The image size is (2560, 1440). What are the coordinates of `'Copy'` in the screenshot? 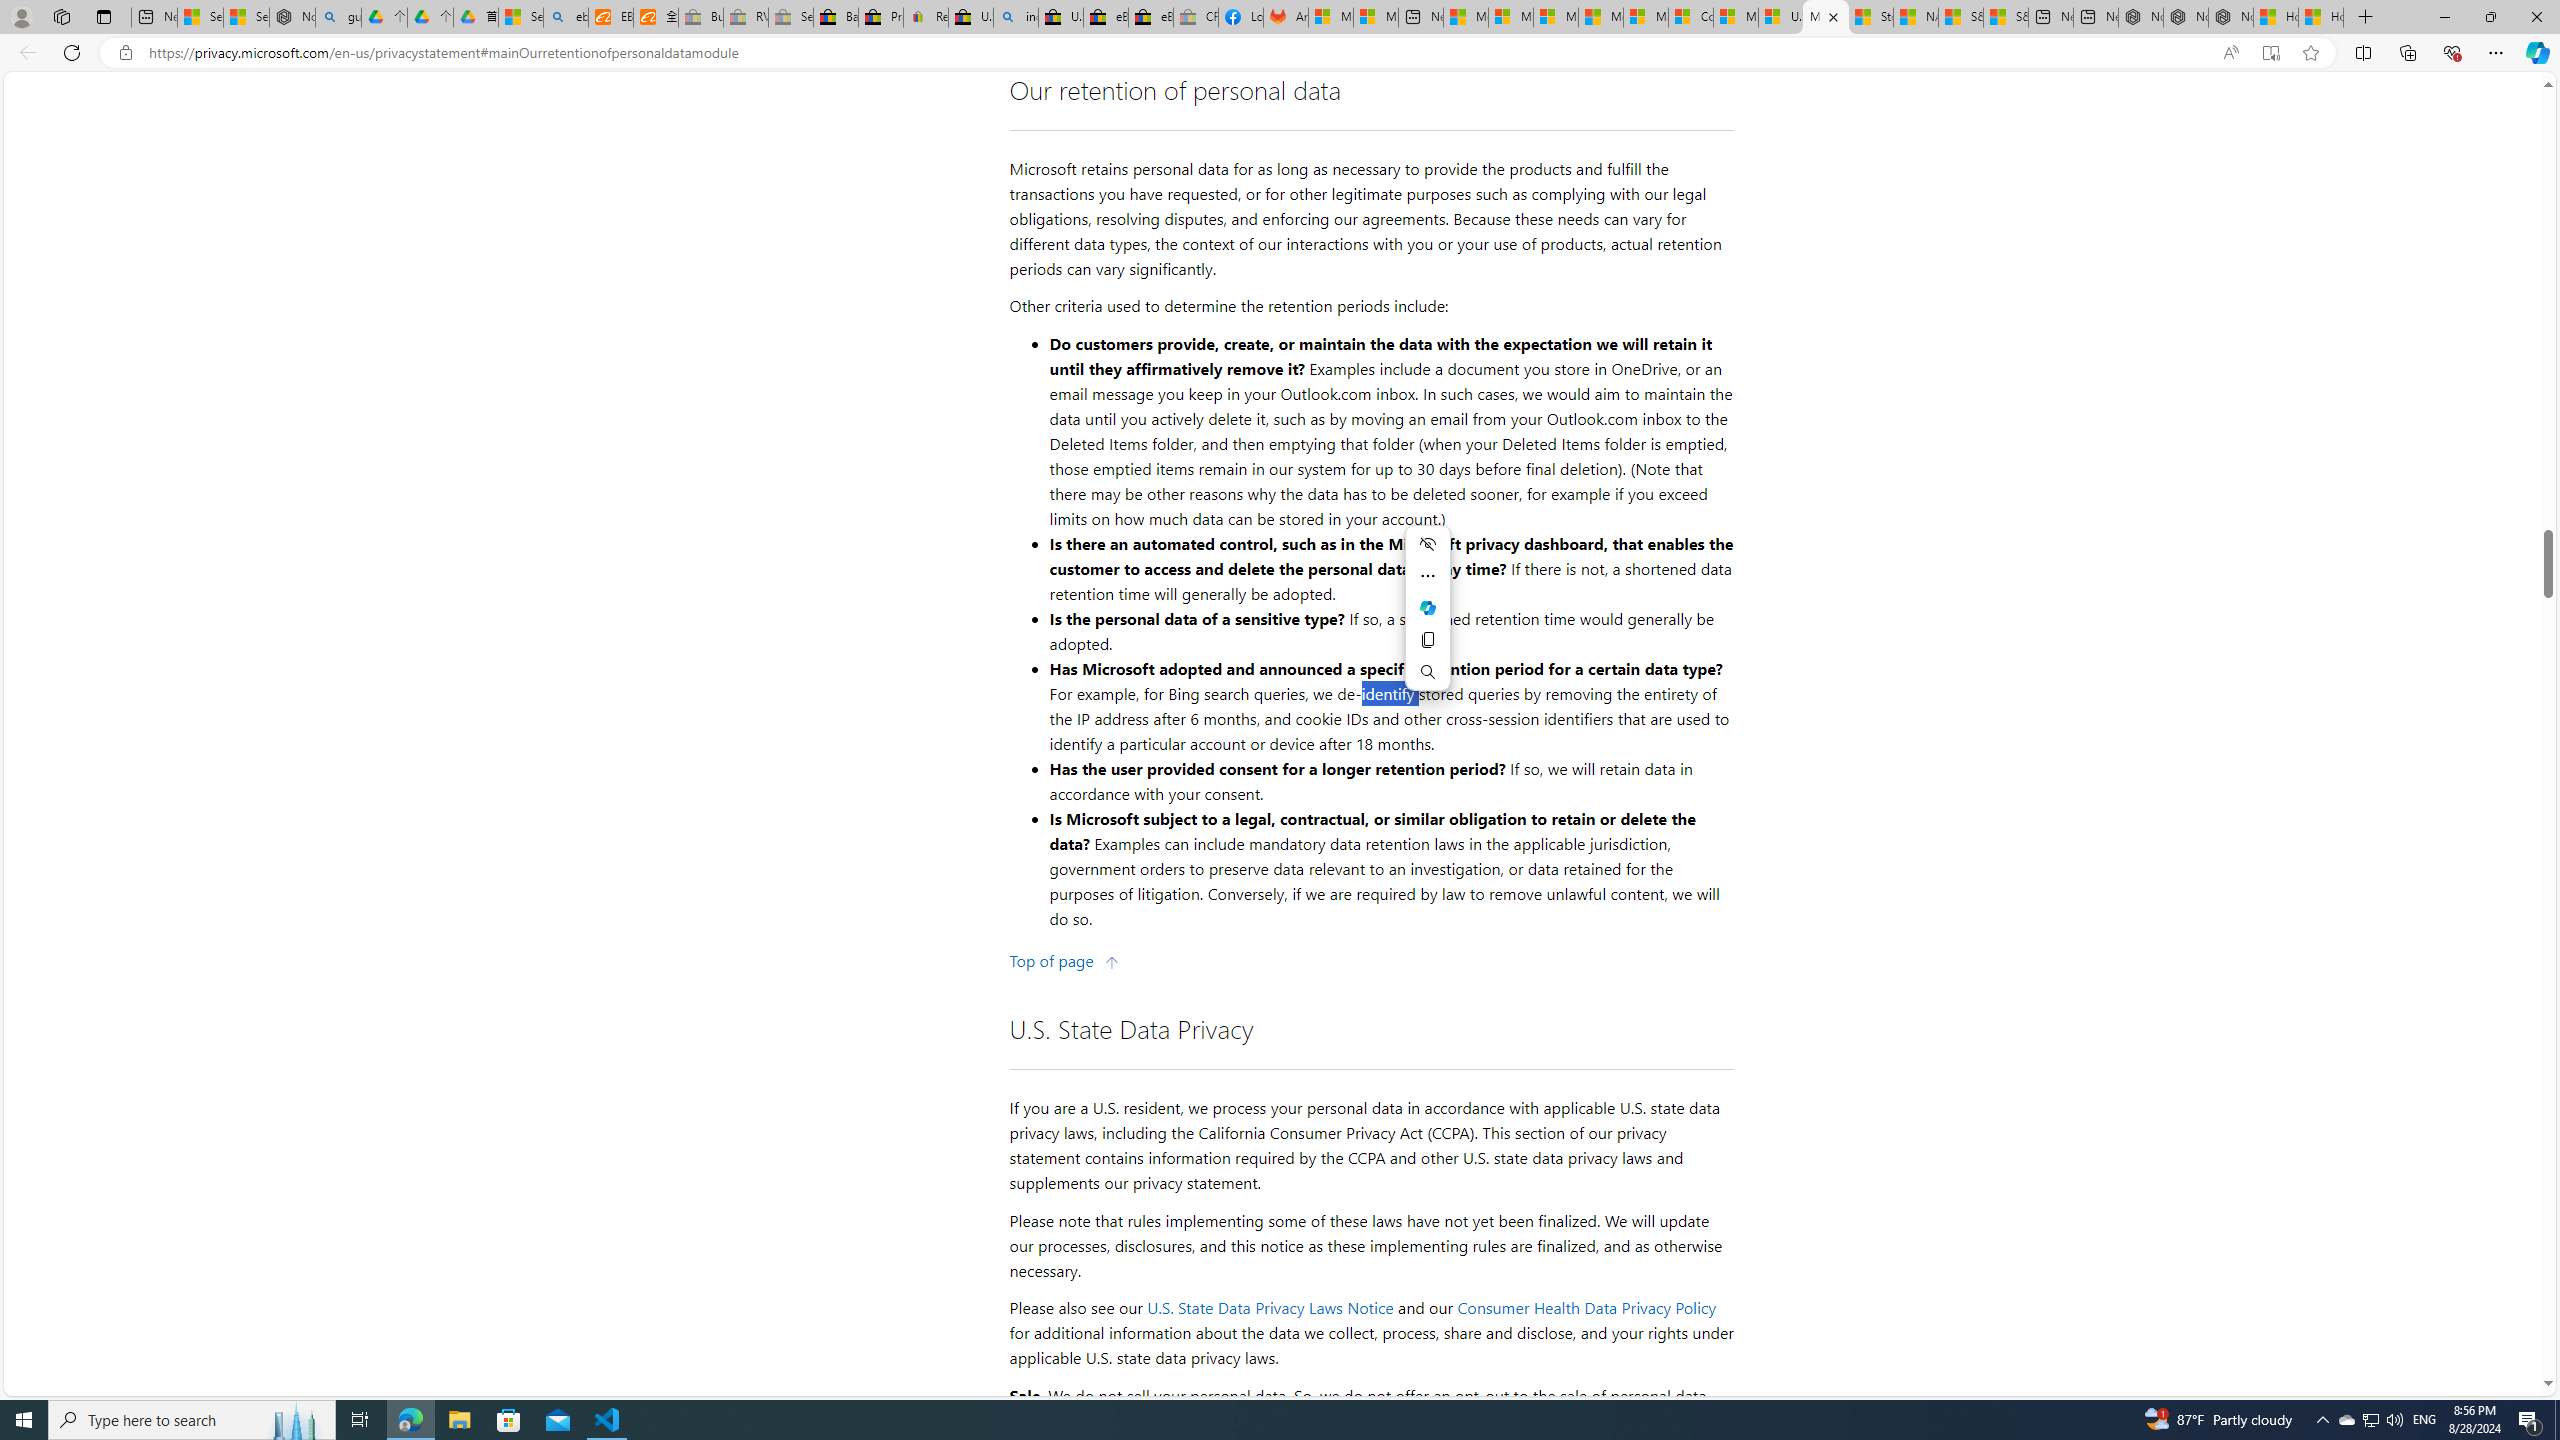 It's located at (1426, 639).